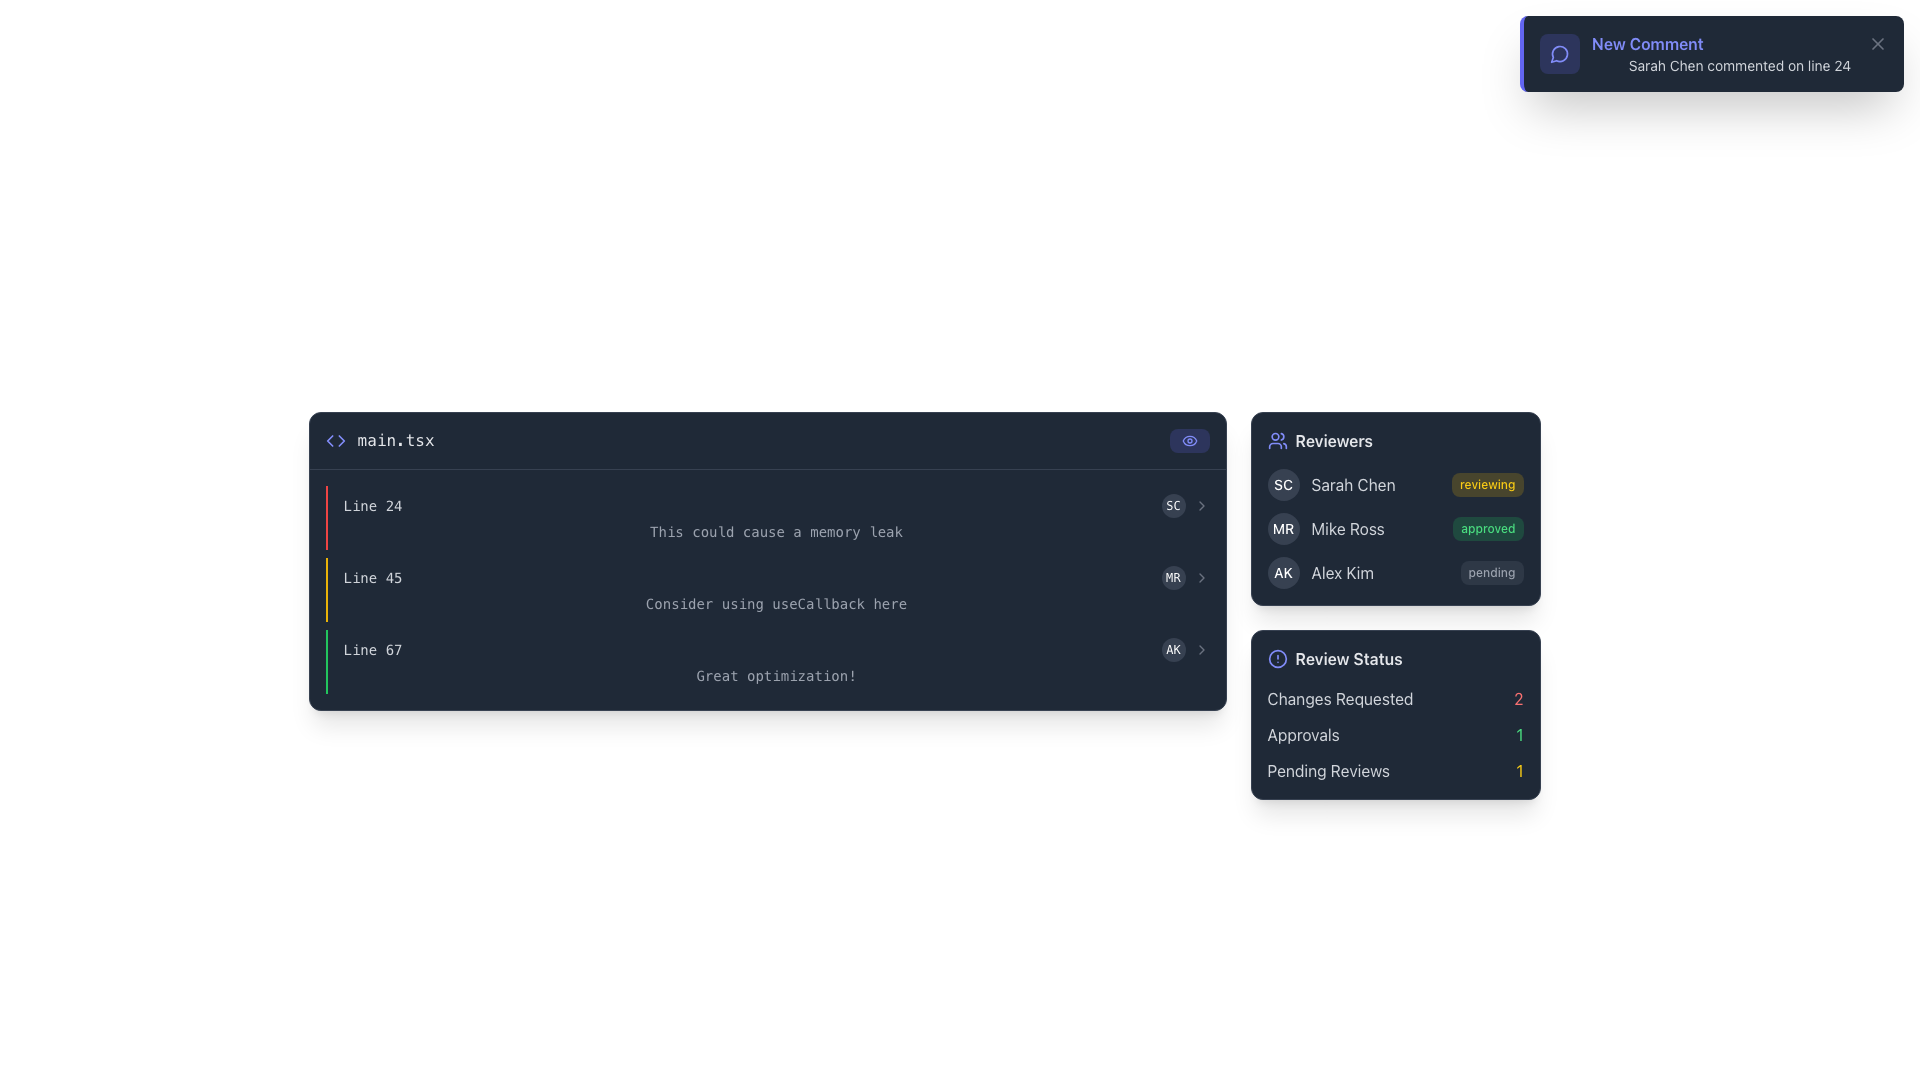 The width and height of the screenshot is (1920, 1080). Describe the element at coordinates (1348, 527) in the screenshot. I see `the text label displaying 'Mike Ross' in the Reviewers panel` at that location.